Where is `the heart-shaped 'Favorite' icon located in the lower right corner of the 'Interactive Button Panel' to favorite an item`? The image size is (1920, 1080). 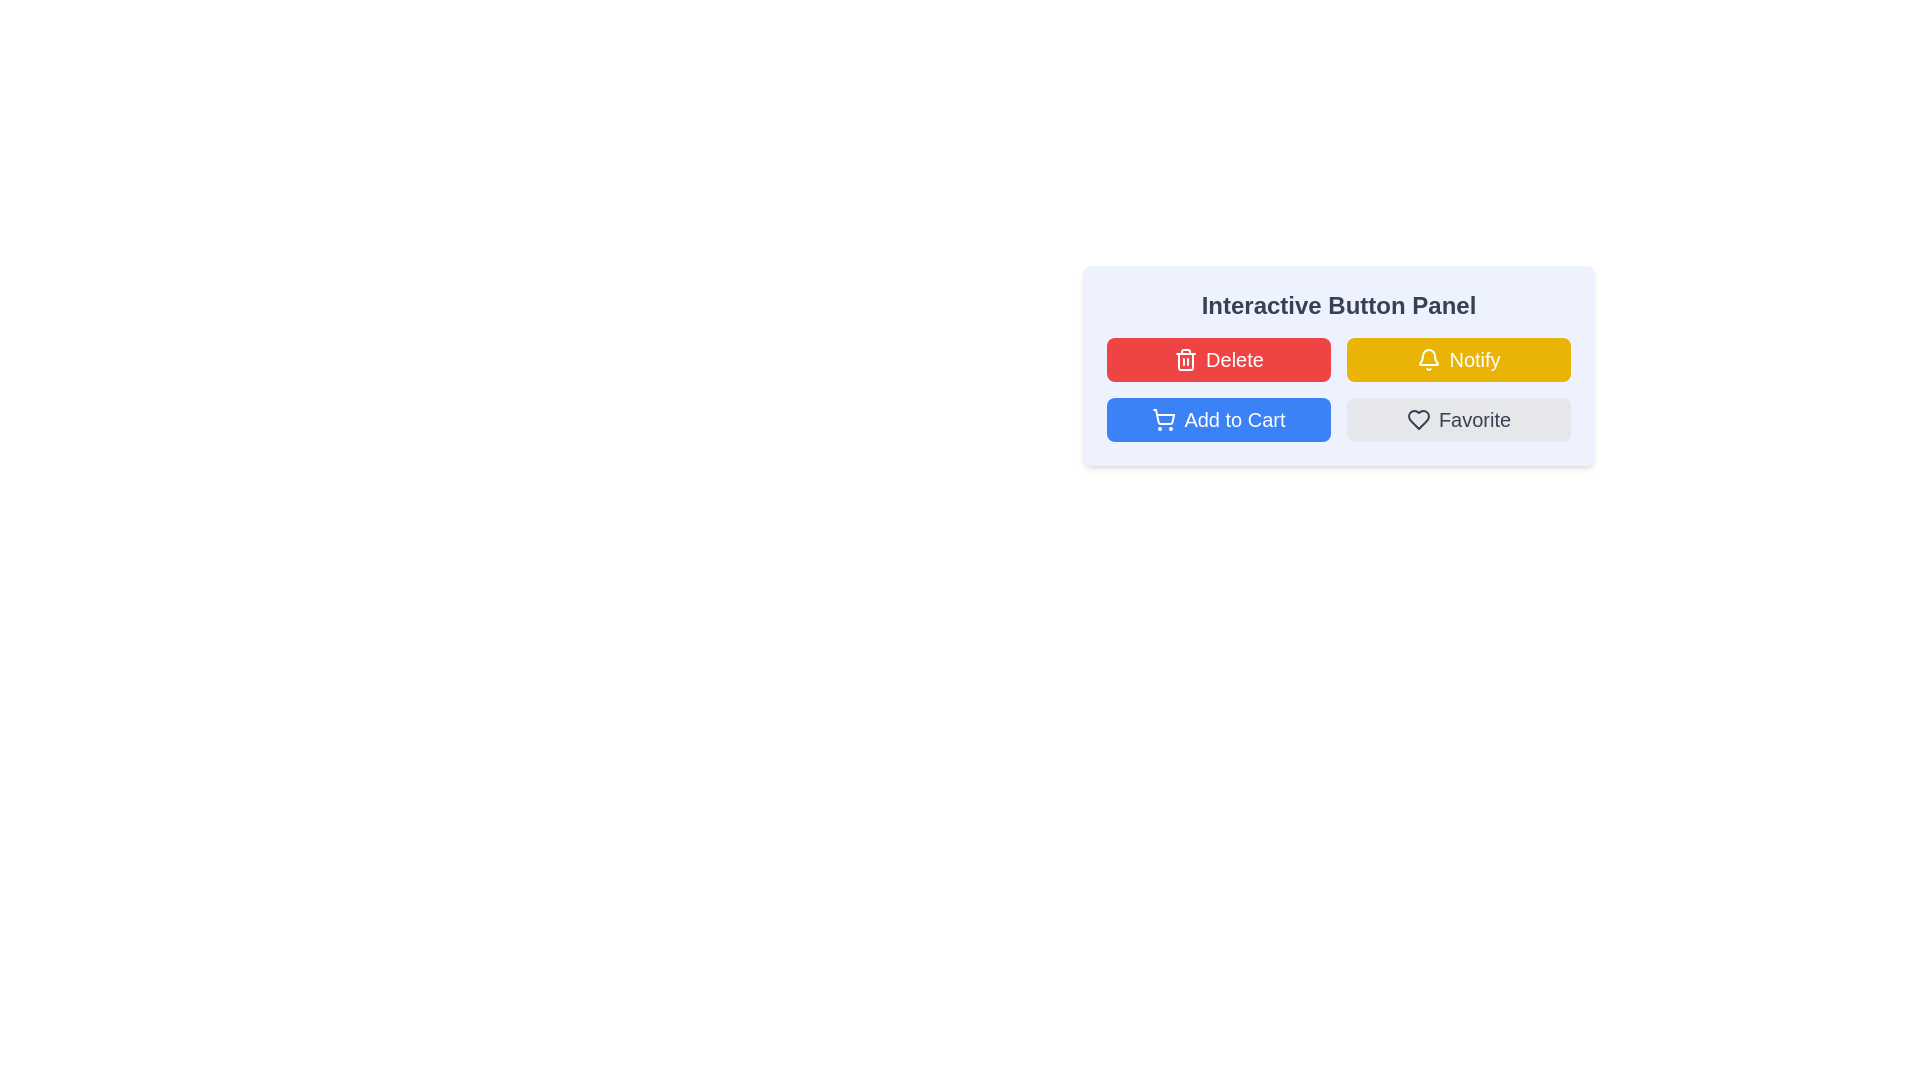
the heart-shaped 'Favorite' icon located in the lower right corner of the 'Interactive Button Panel' to favorite an item is located at coordinates (1417, 419).